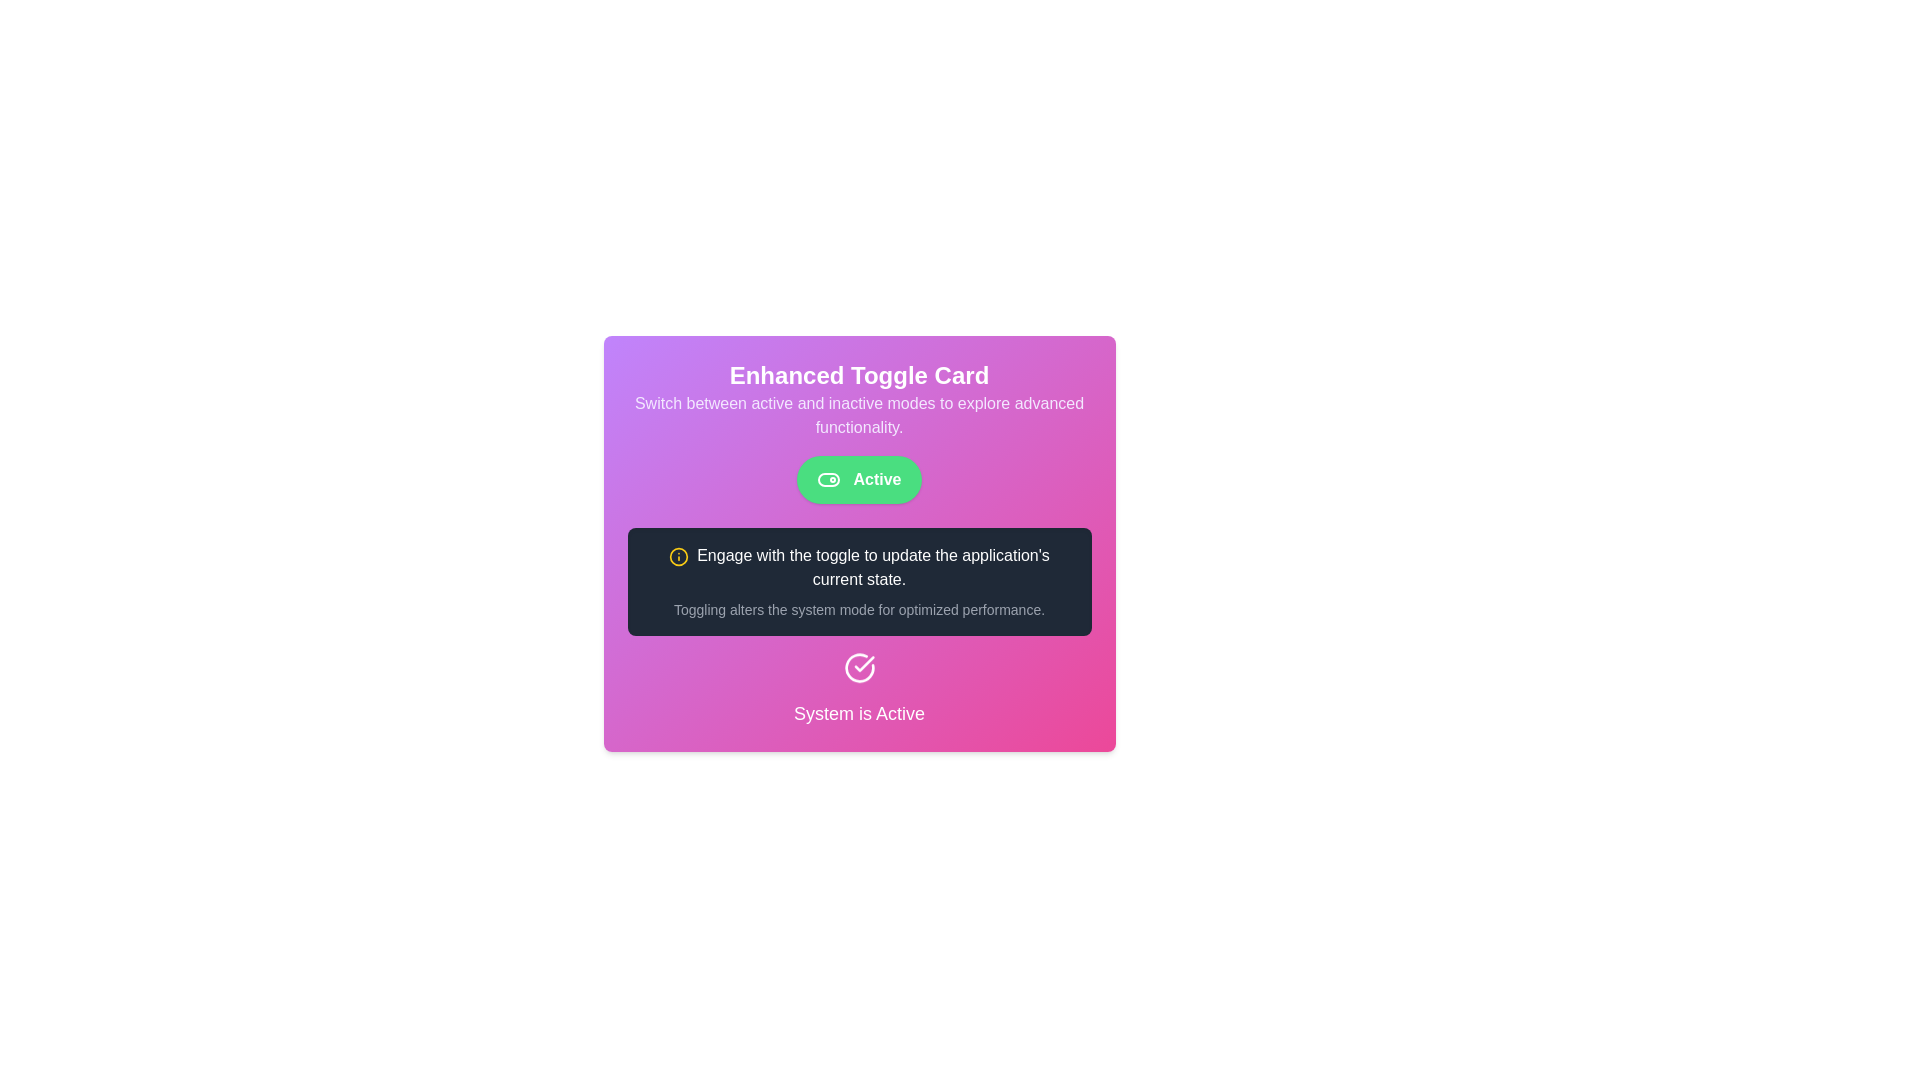 The height and width of the screenshot is (1080, 1920). What do you see at coordinates (864, 668) in the screenshot?
I see `the checkmark icon, which is styled in white and set against a vibrant pink background, located in the lower-center region of the interface` at bounding box center [864, 668].